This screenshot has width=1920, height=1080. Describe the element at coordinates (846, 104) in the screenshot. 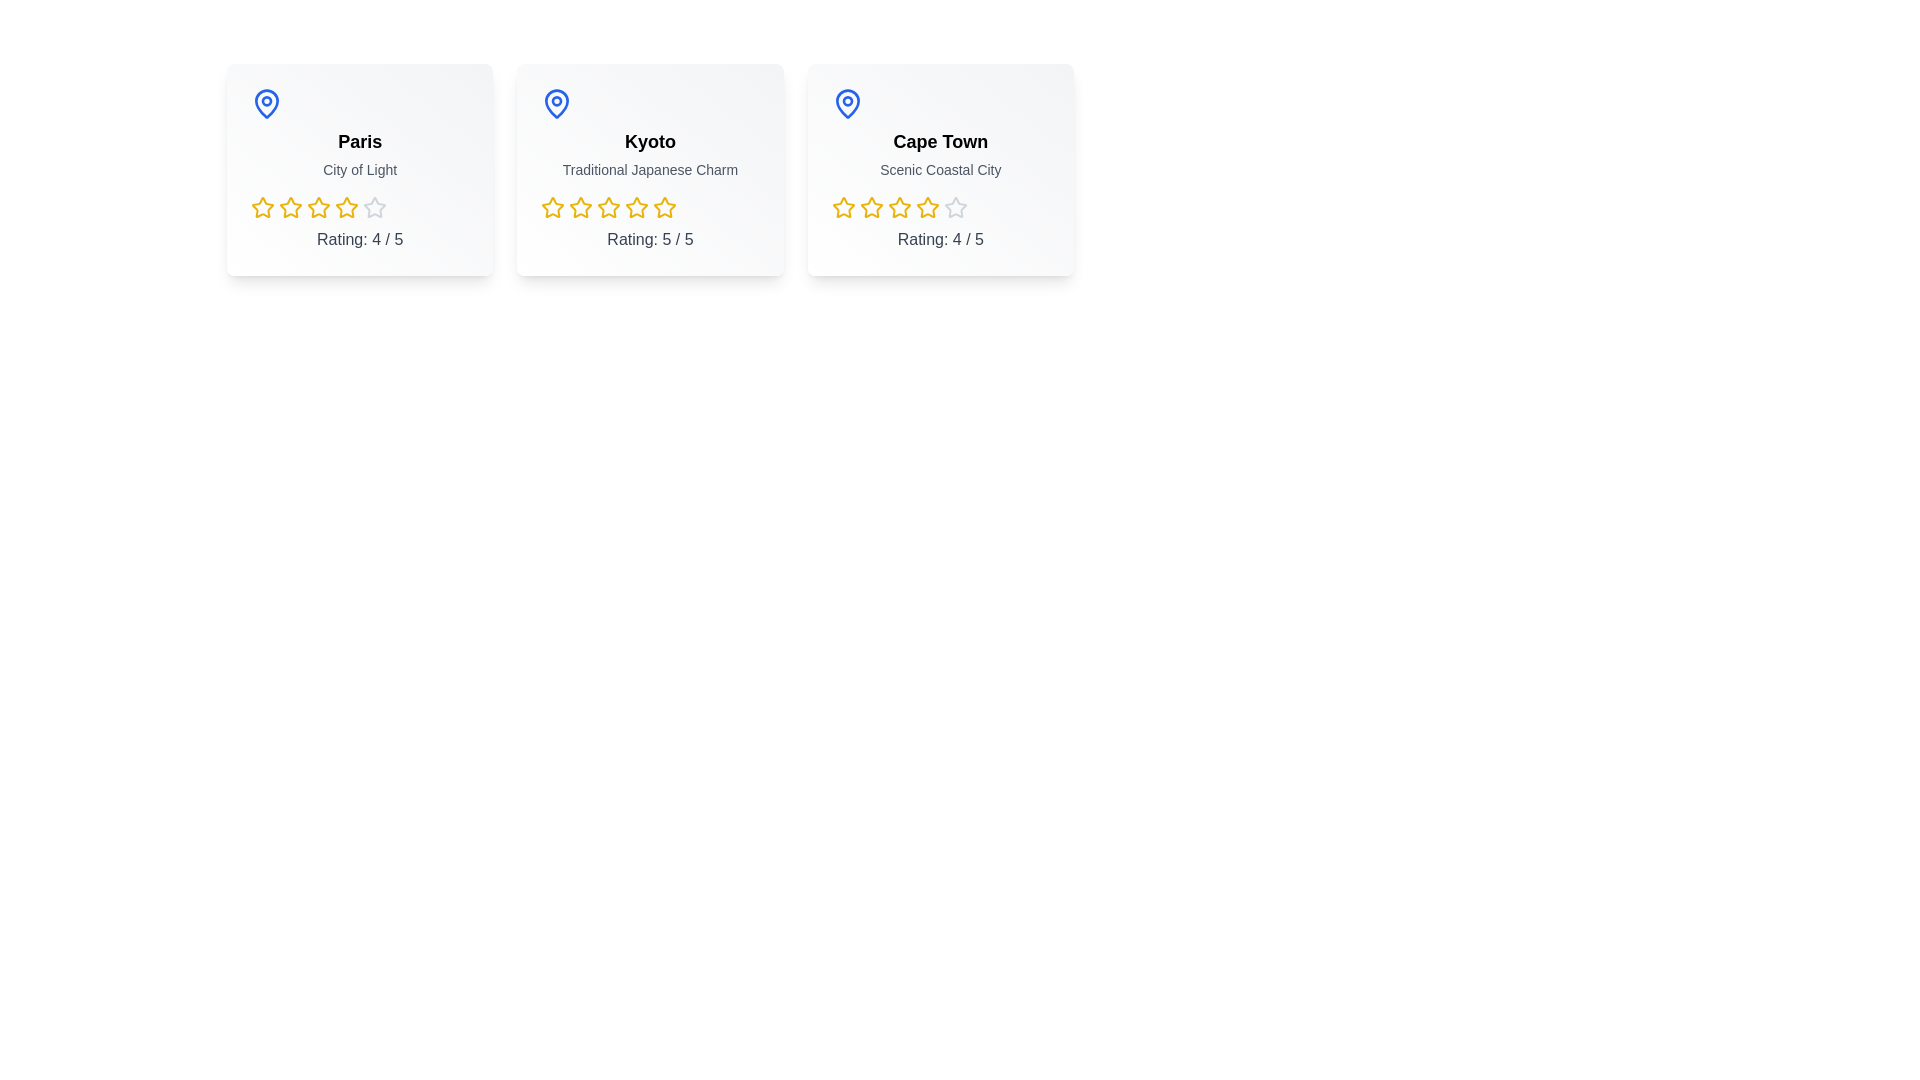

I see `the map pin icon for Cape Town` at that location.